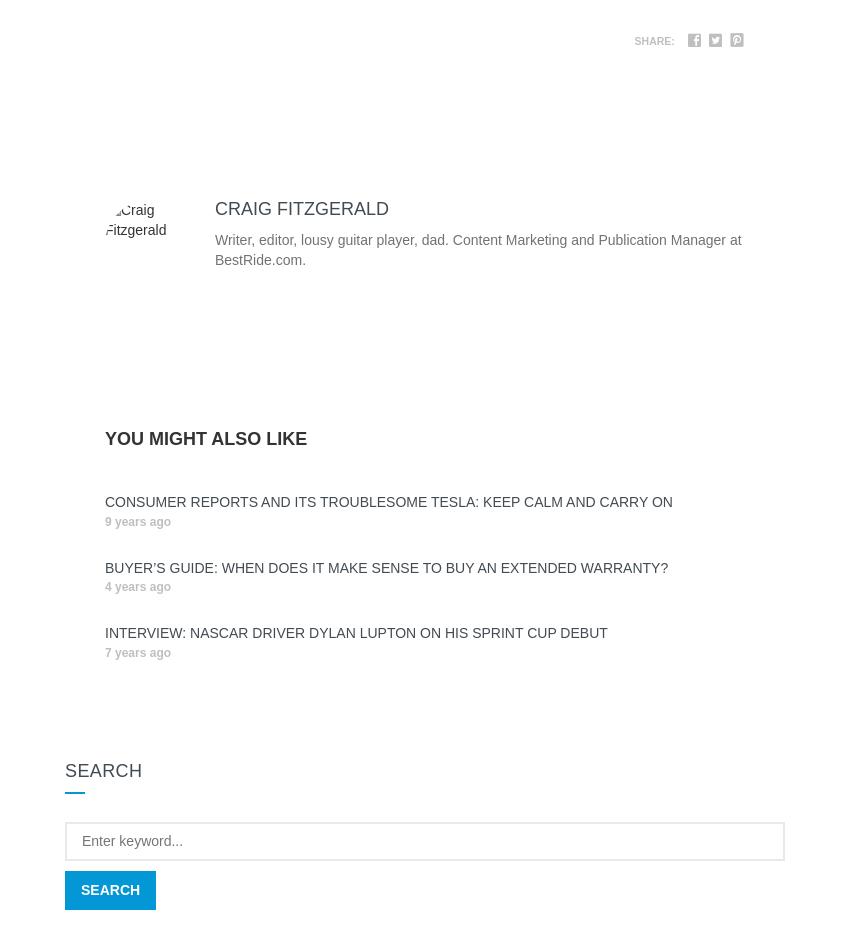  I want to click on '7 years ago', so click(138, 652).